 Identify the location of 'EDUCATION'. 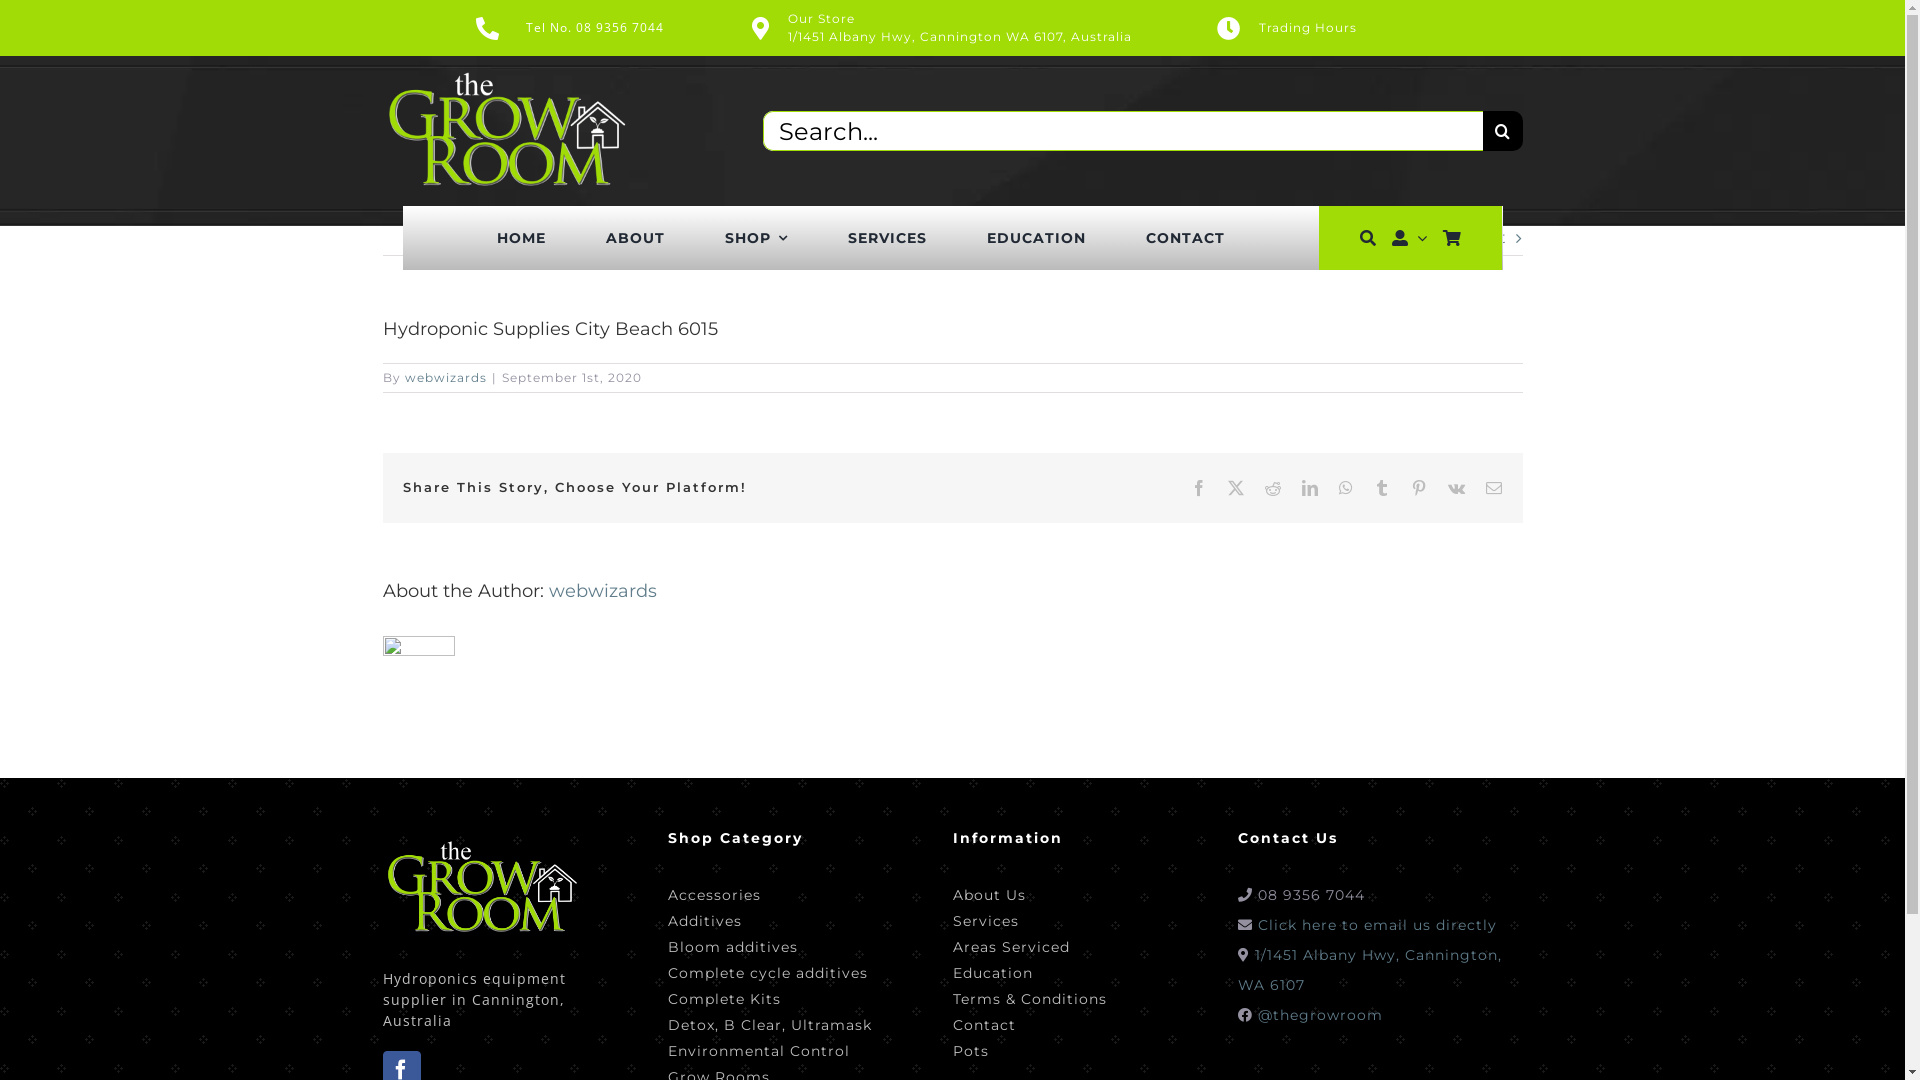
(1036, 237).